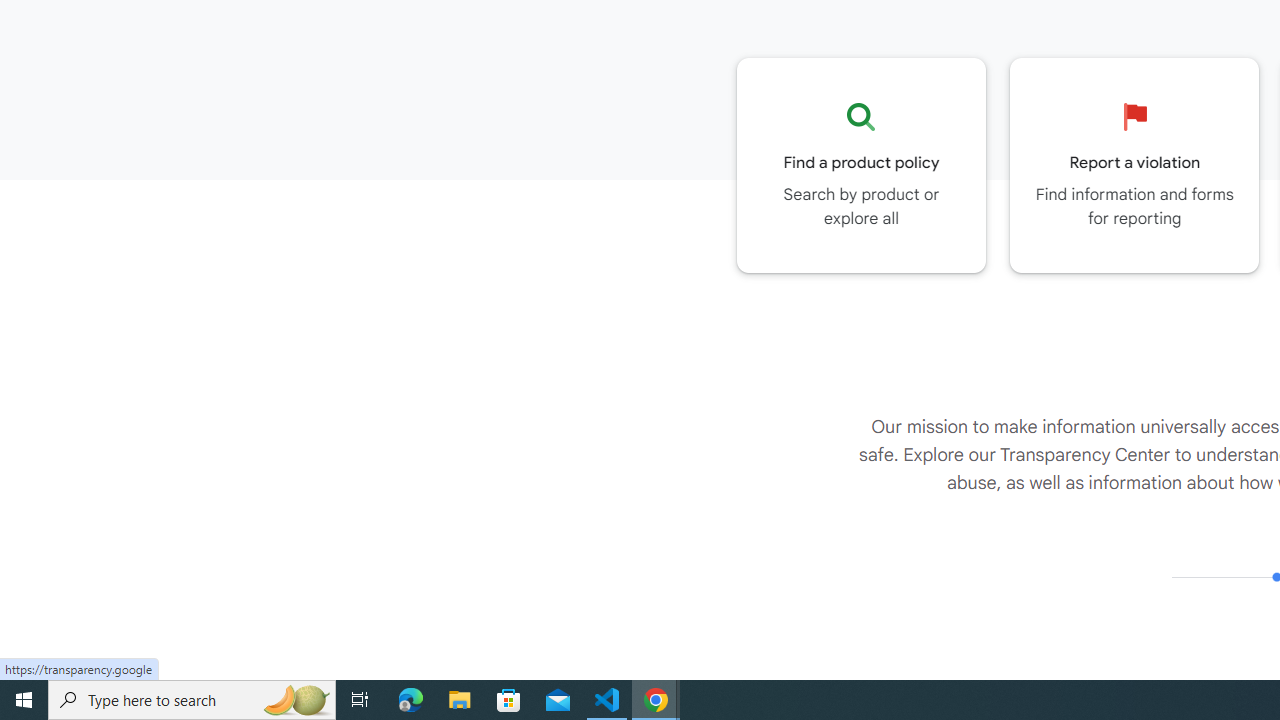 The height and width of the screenshot is (720, 1280). Describe the element at coordinates (861, 164) in the screenshot. I see `'Go to the Product policy page'` at that location.